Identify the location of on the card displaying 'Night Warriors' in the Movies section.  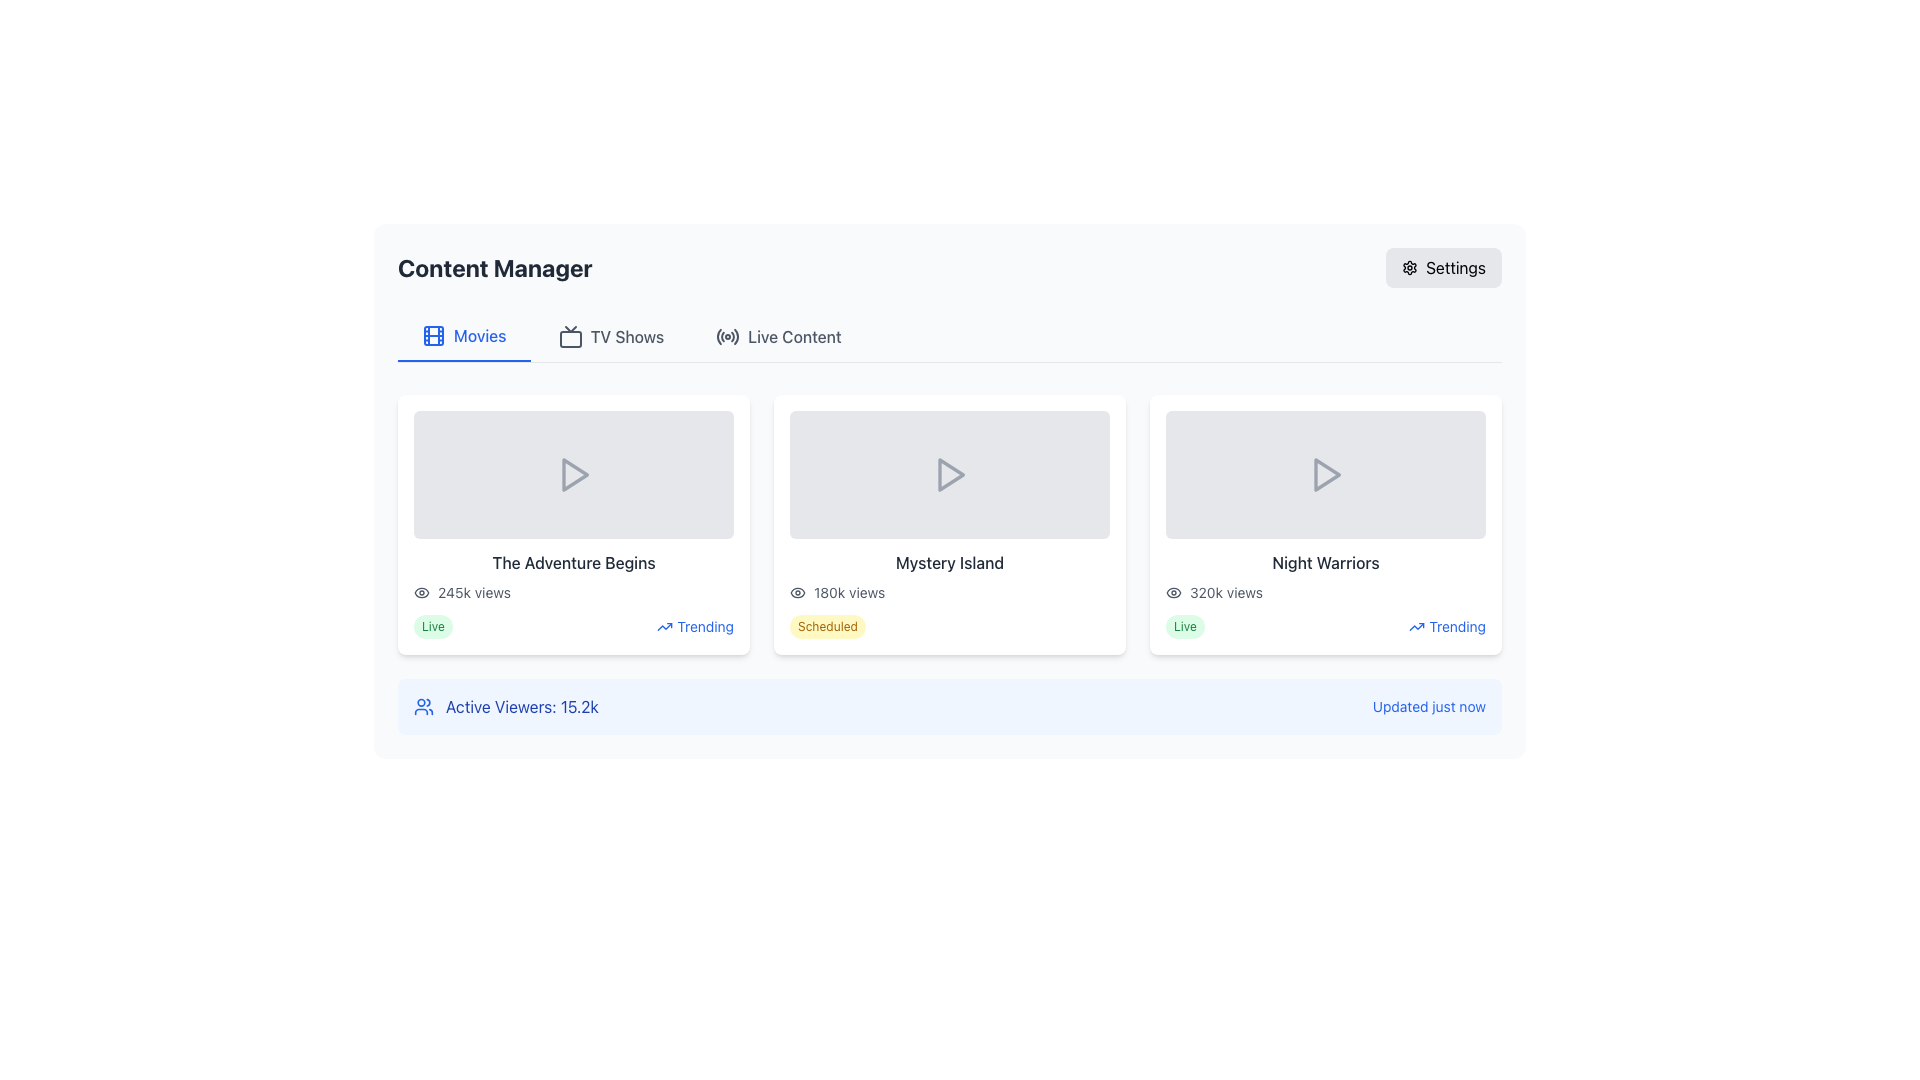
(1325, 523).